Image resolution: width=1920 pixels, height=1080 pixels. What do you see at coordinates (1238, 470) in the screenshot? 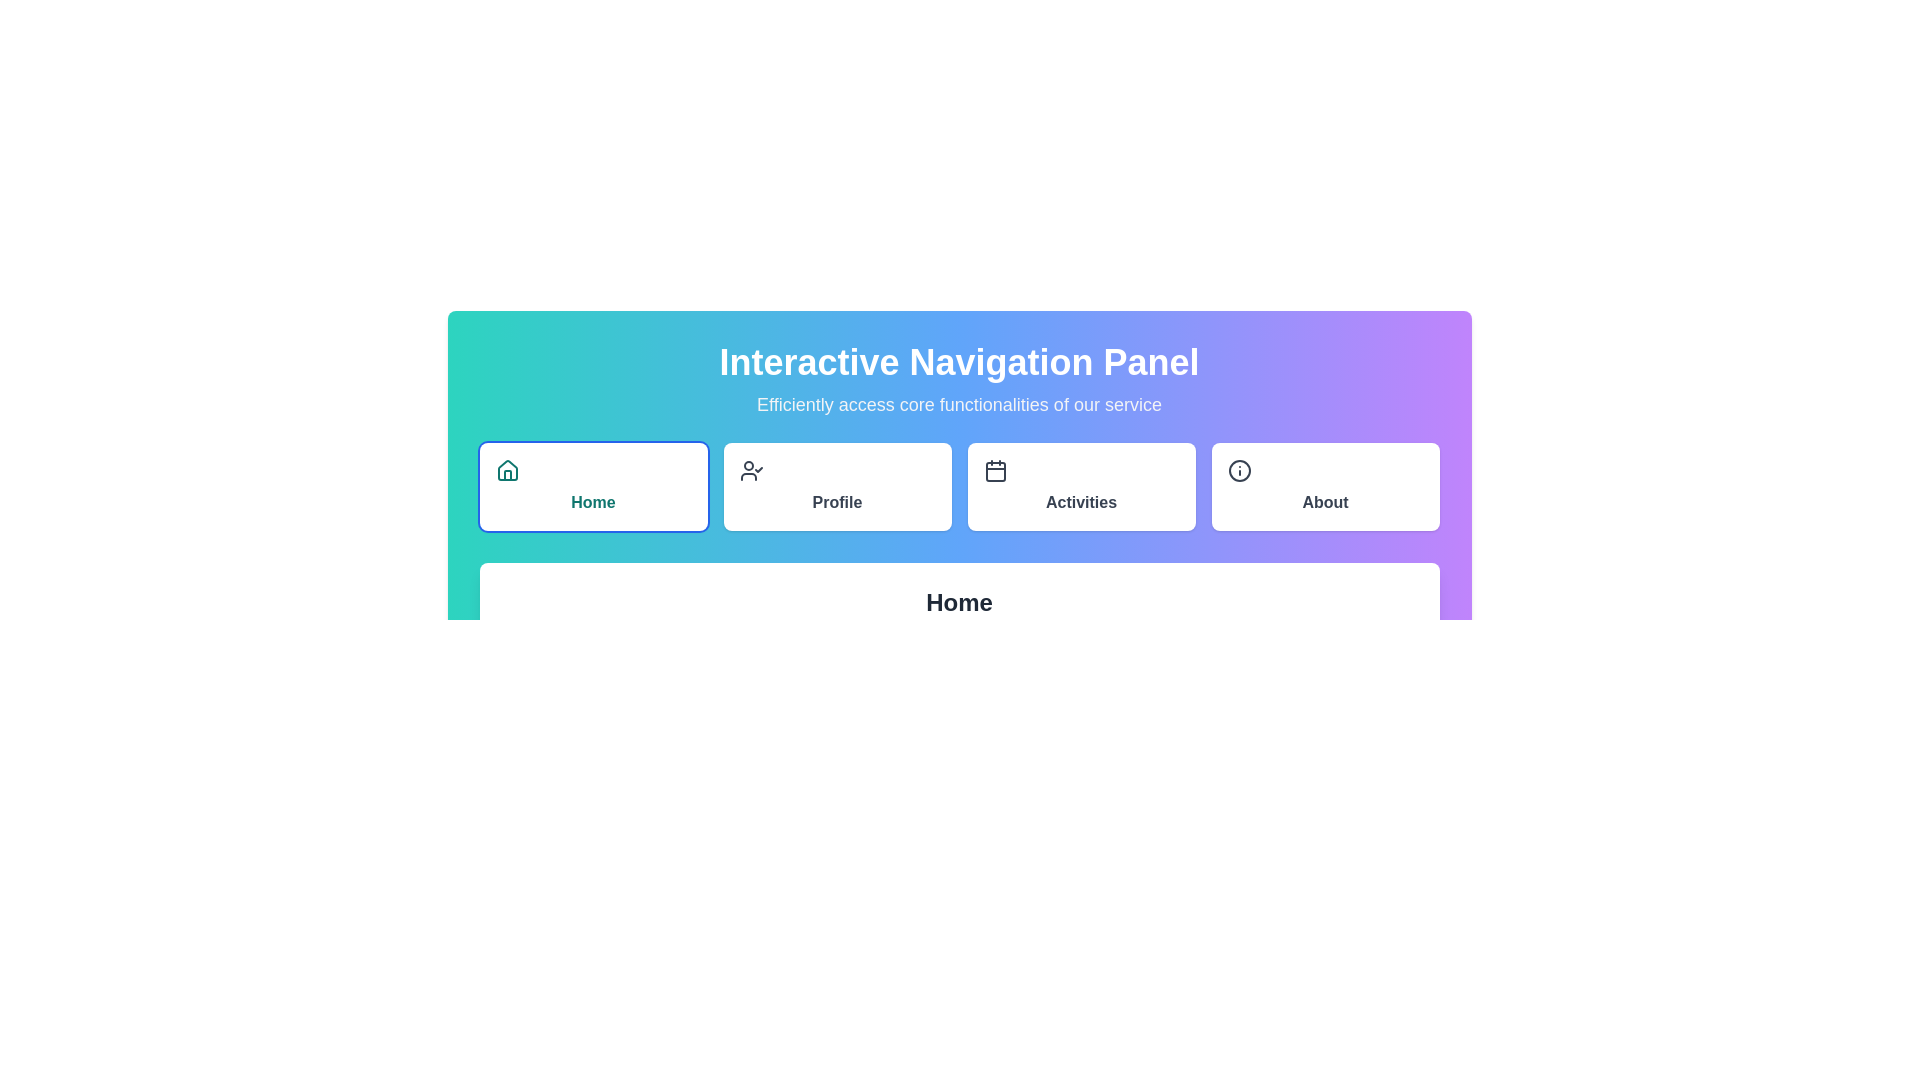
I see `the interactive icon in the 'About' section, located on the far right of the navigation panel` at bounding box center [1238, 470].